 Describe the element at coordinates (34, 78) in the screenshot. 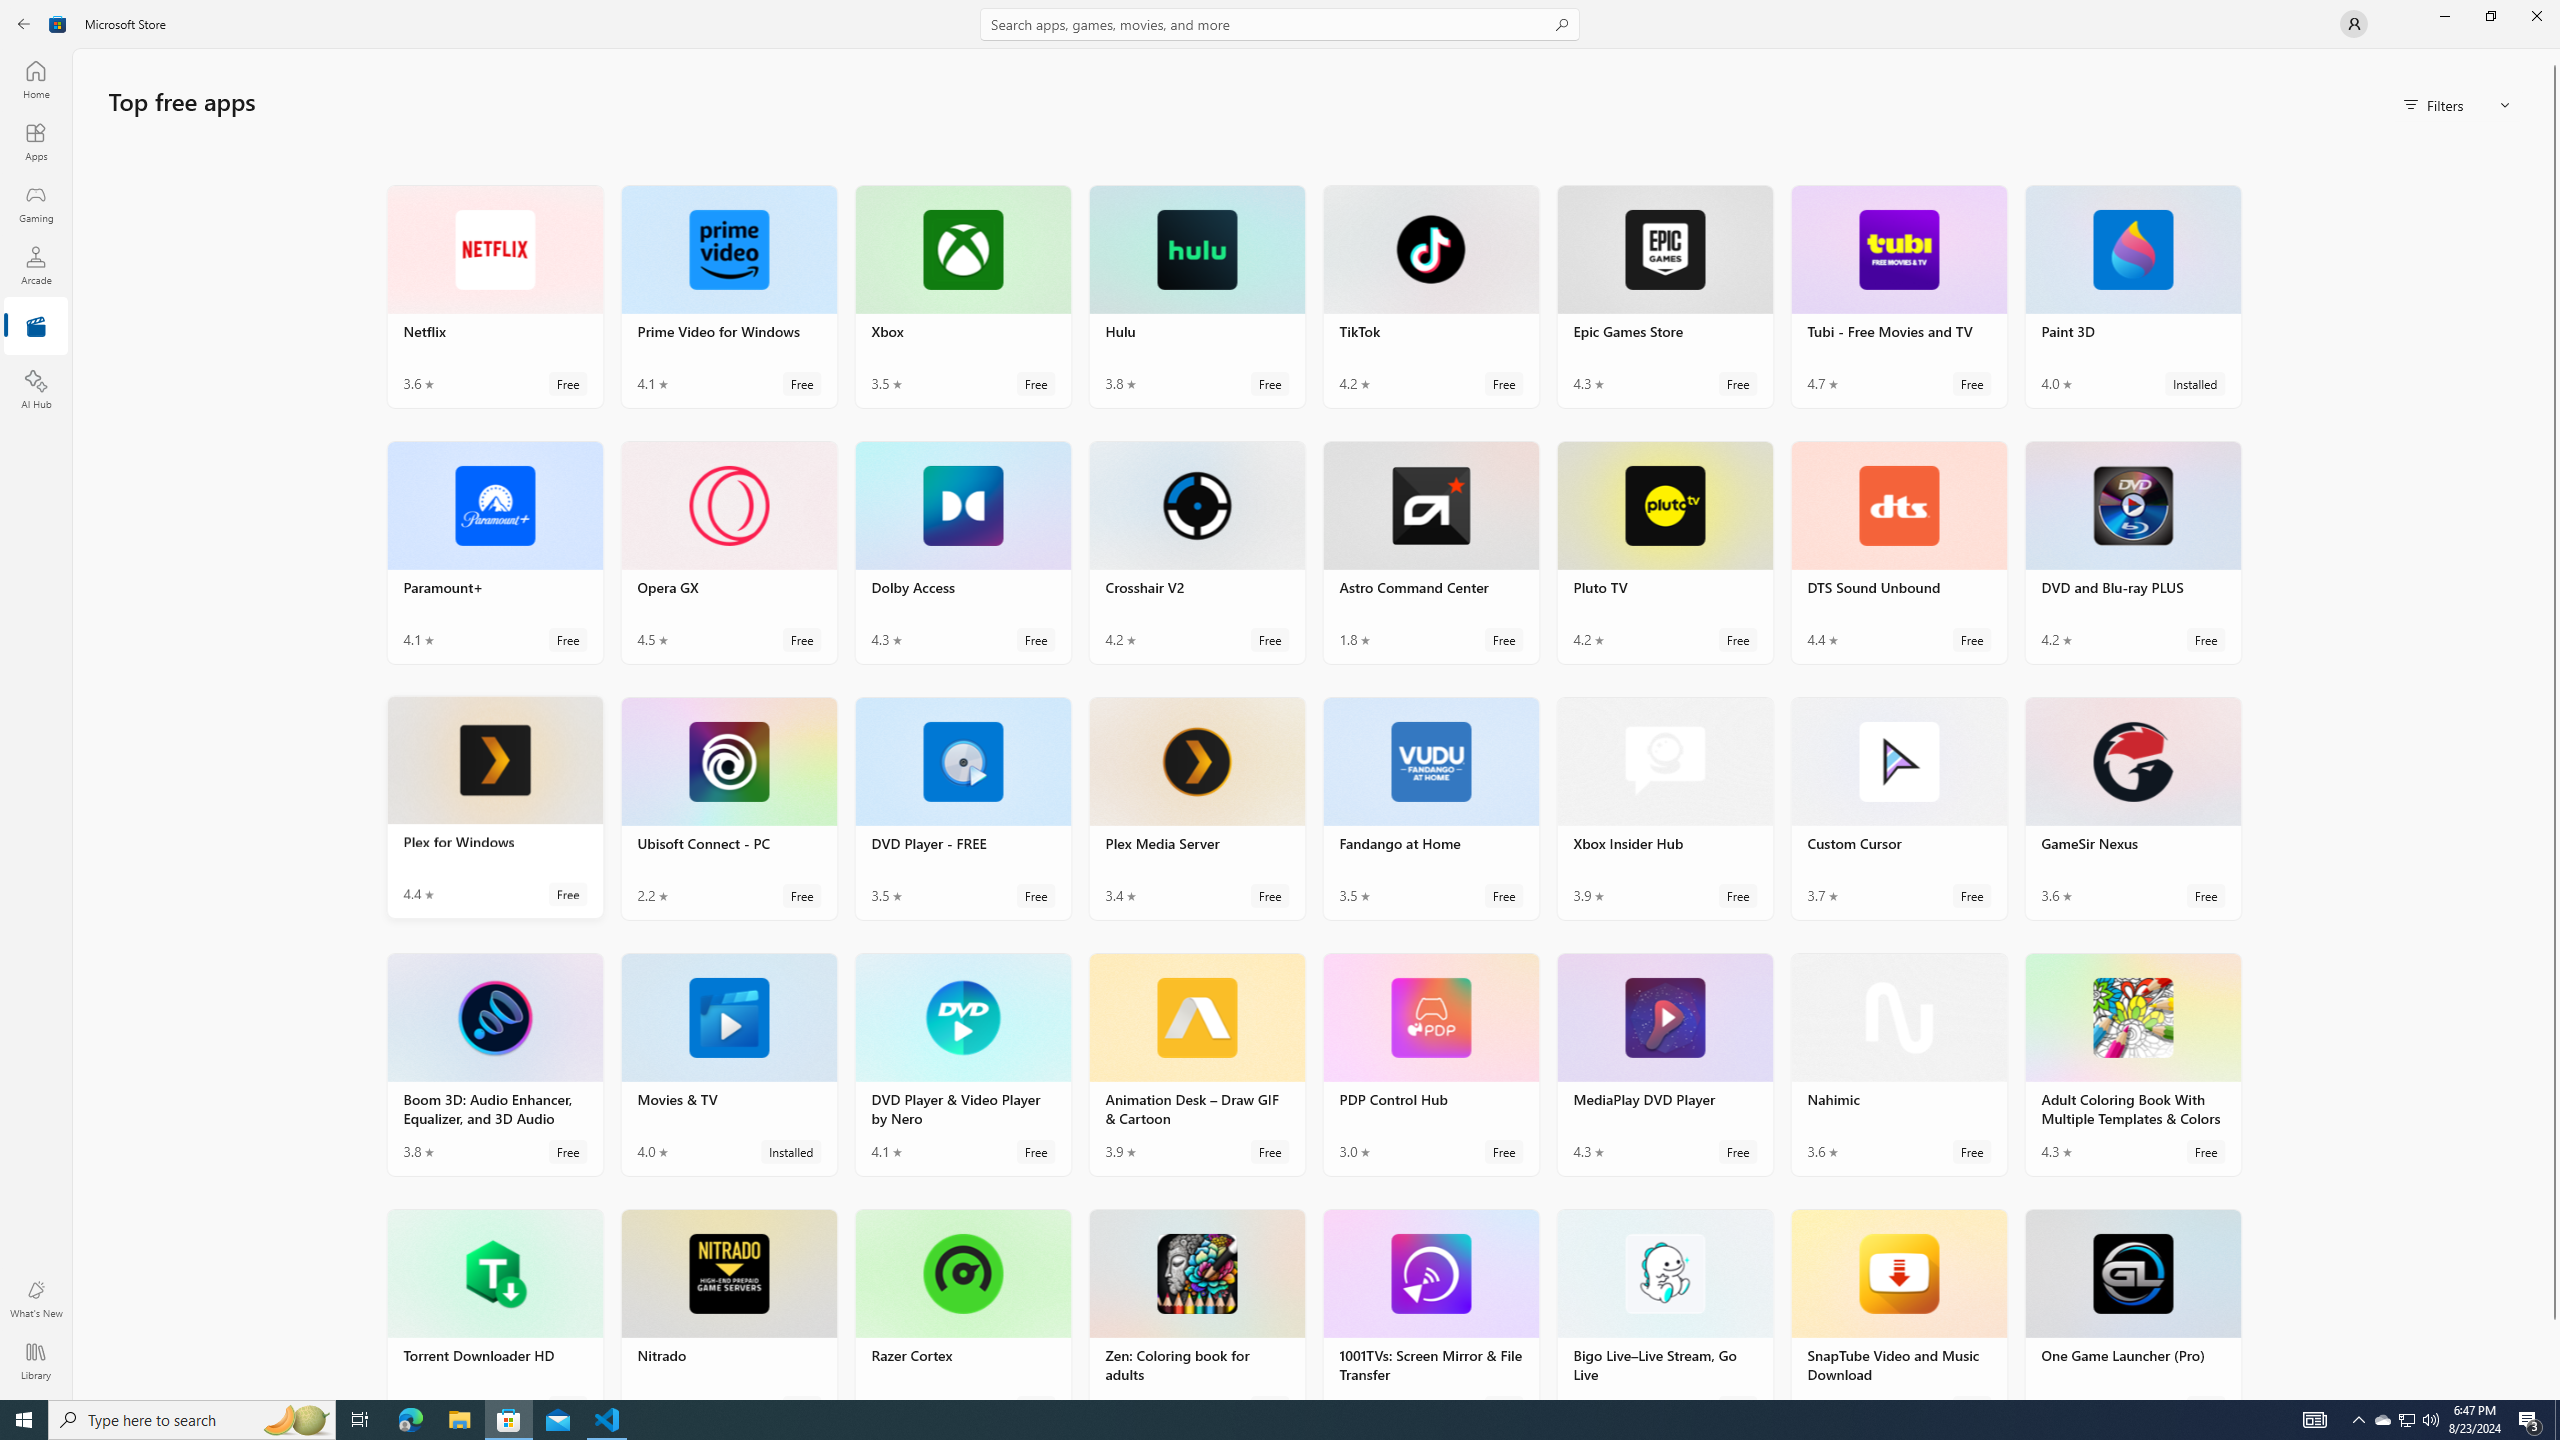

I see `'Home'` at that location.